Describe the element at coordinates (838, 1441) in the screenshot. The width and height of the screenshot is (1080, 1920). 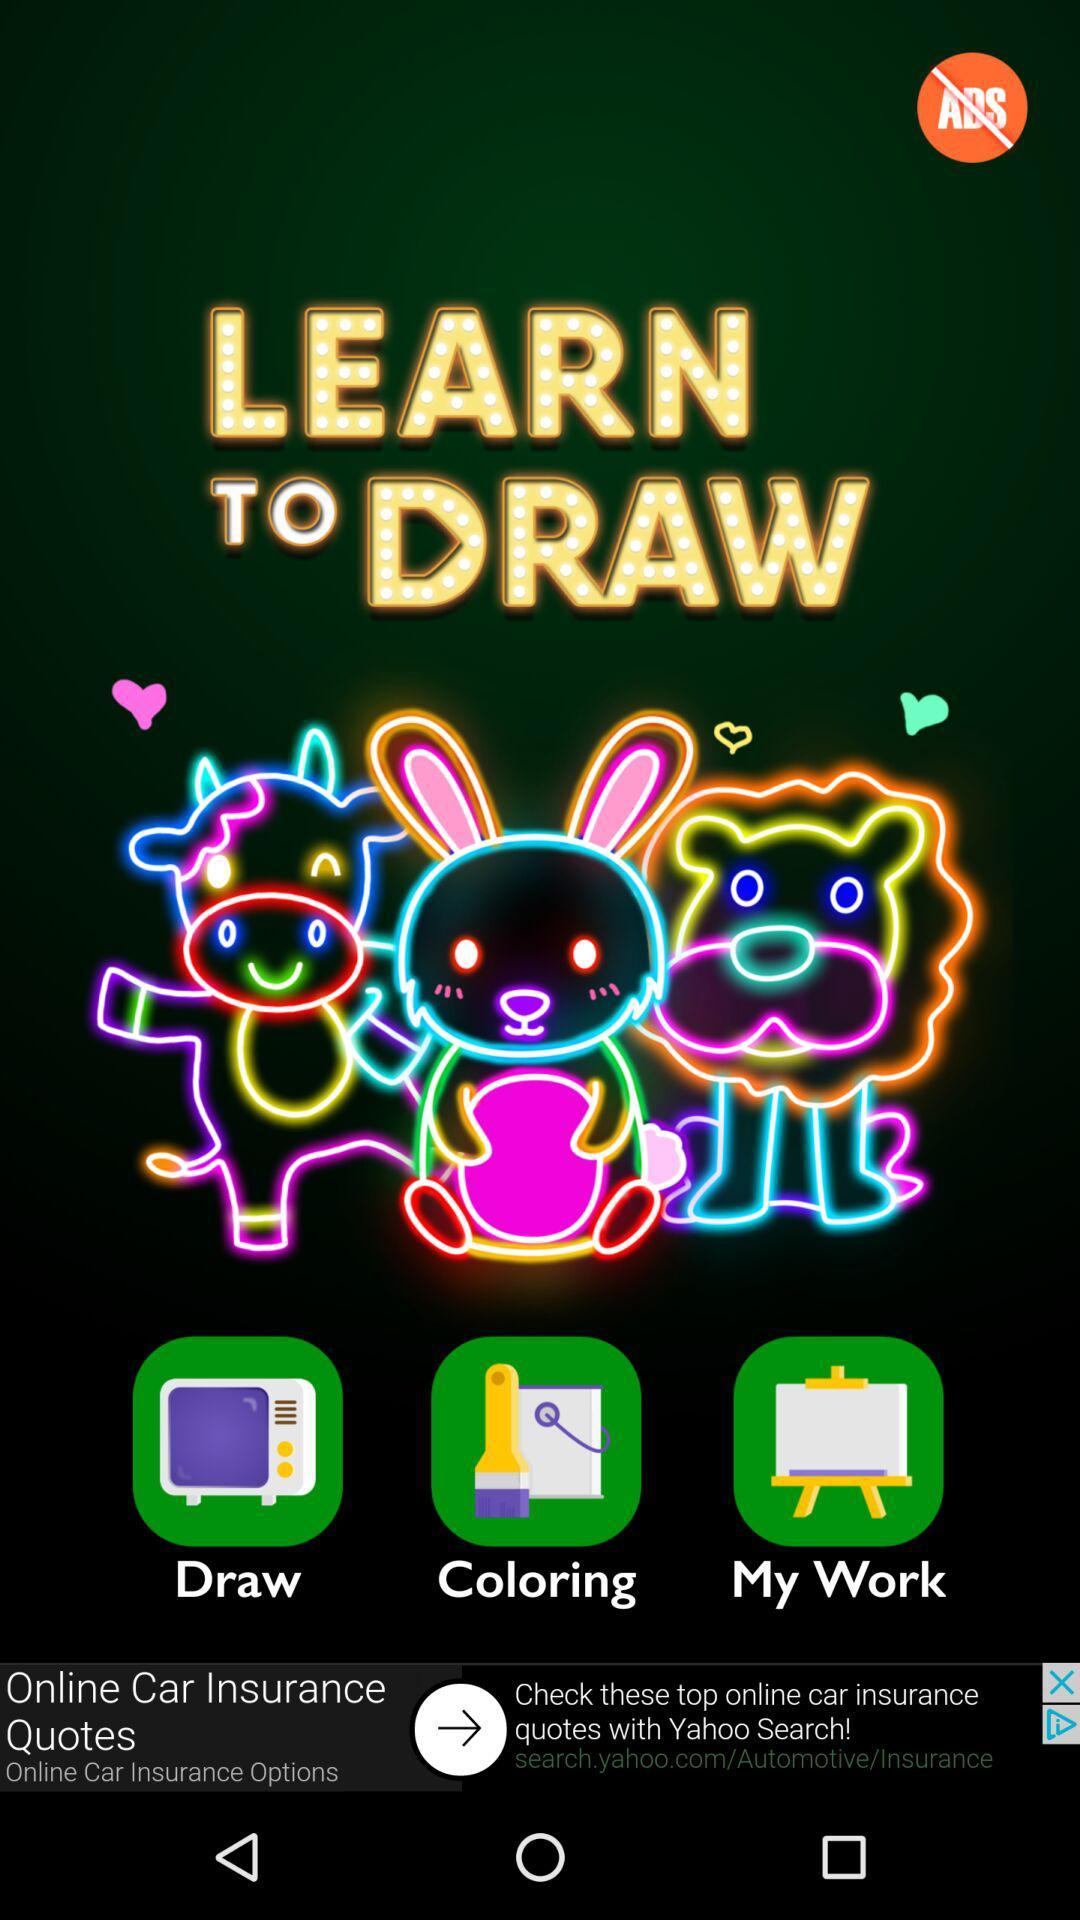
I see `my work` at that location.